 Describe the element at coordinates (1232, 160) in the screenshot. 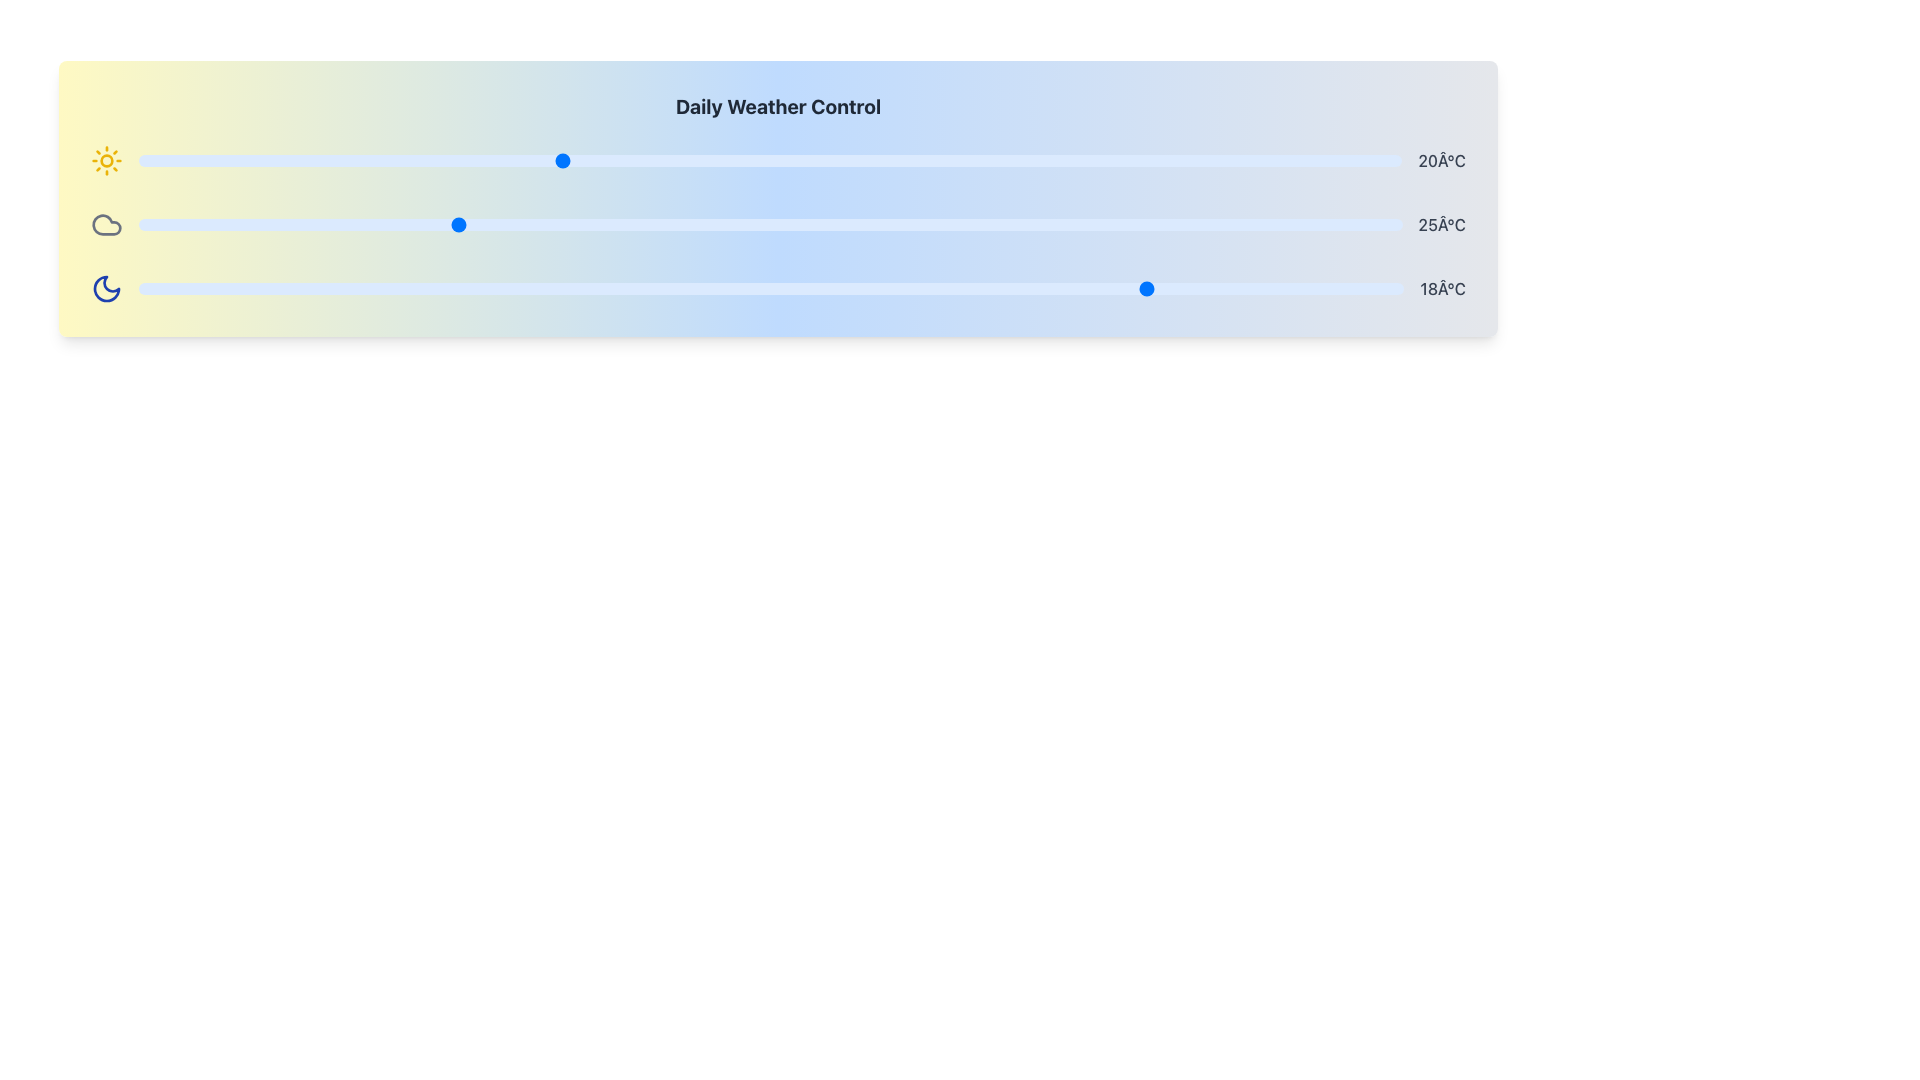

I see `the slider` at that location.